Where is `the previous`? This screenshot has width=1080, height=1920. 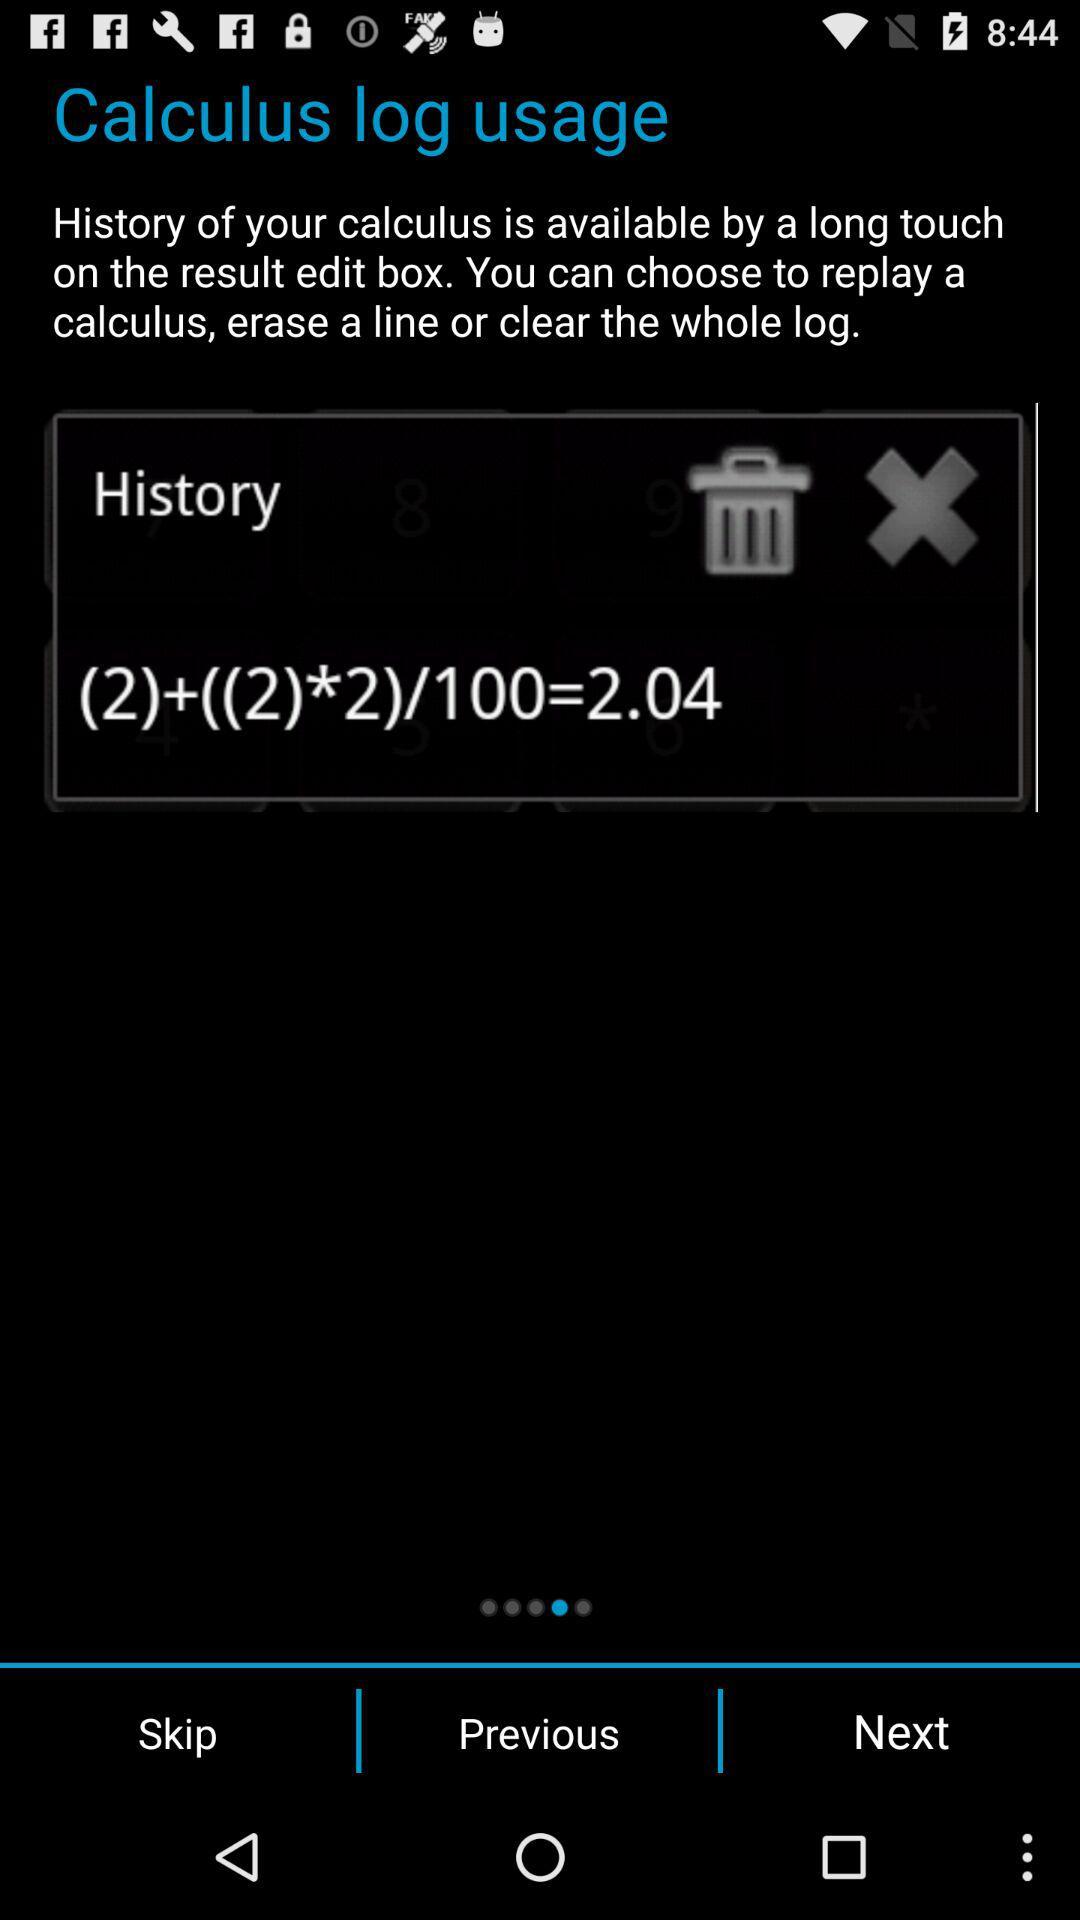
the previous is located at coordinates (538, 1730).